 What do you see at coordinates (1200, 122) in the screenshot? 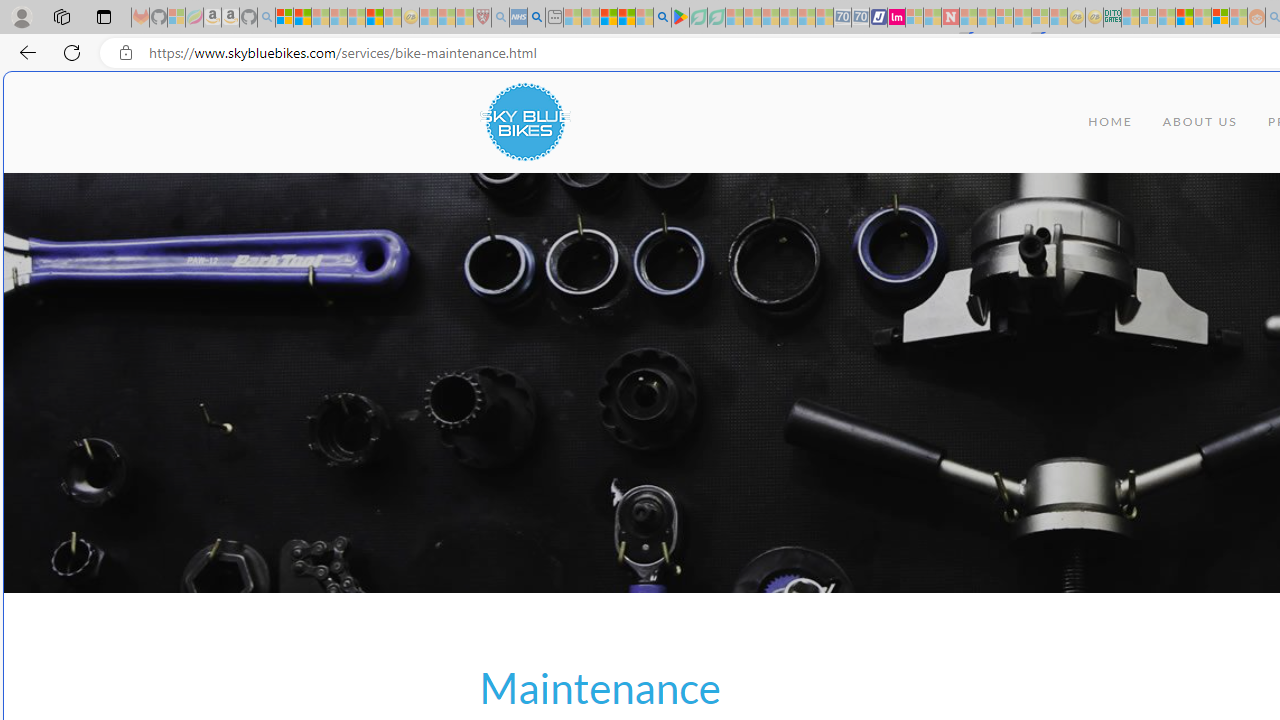
I see `'ABOUT US'` at bounding box center [1200, 122].